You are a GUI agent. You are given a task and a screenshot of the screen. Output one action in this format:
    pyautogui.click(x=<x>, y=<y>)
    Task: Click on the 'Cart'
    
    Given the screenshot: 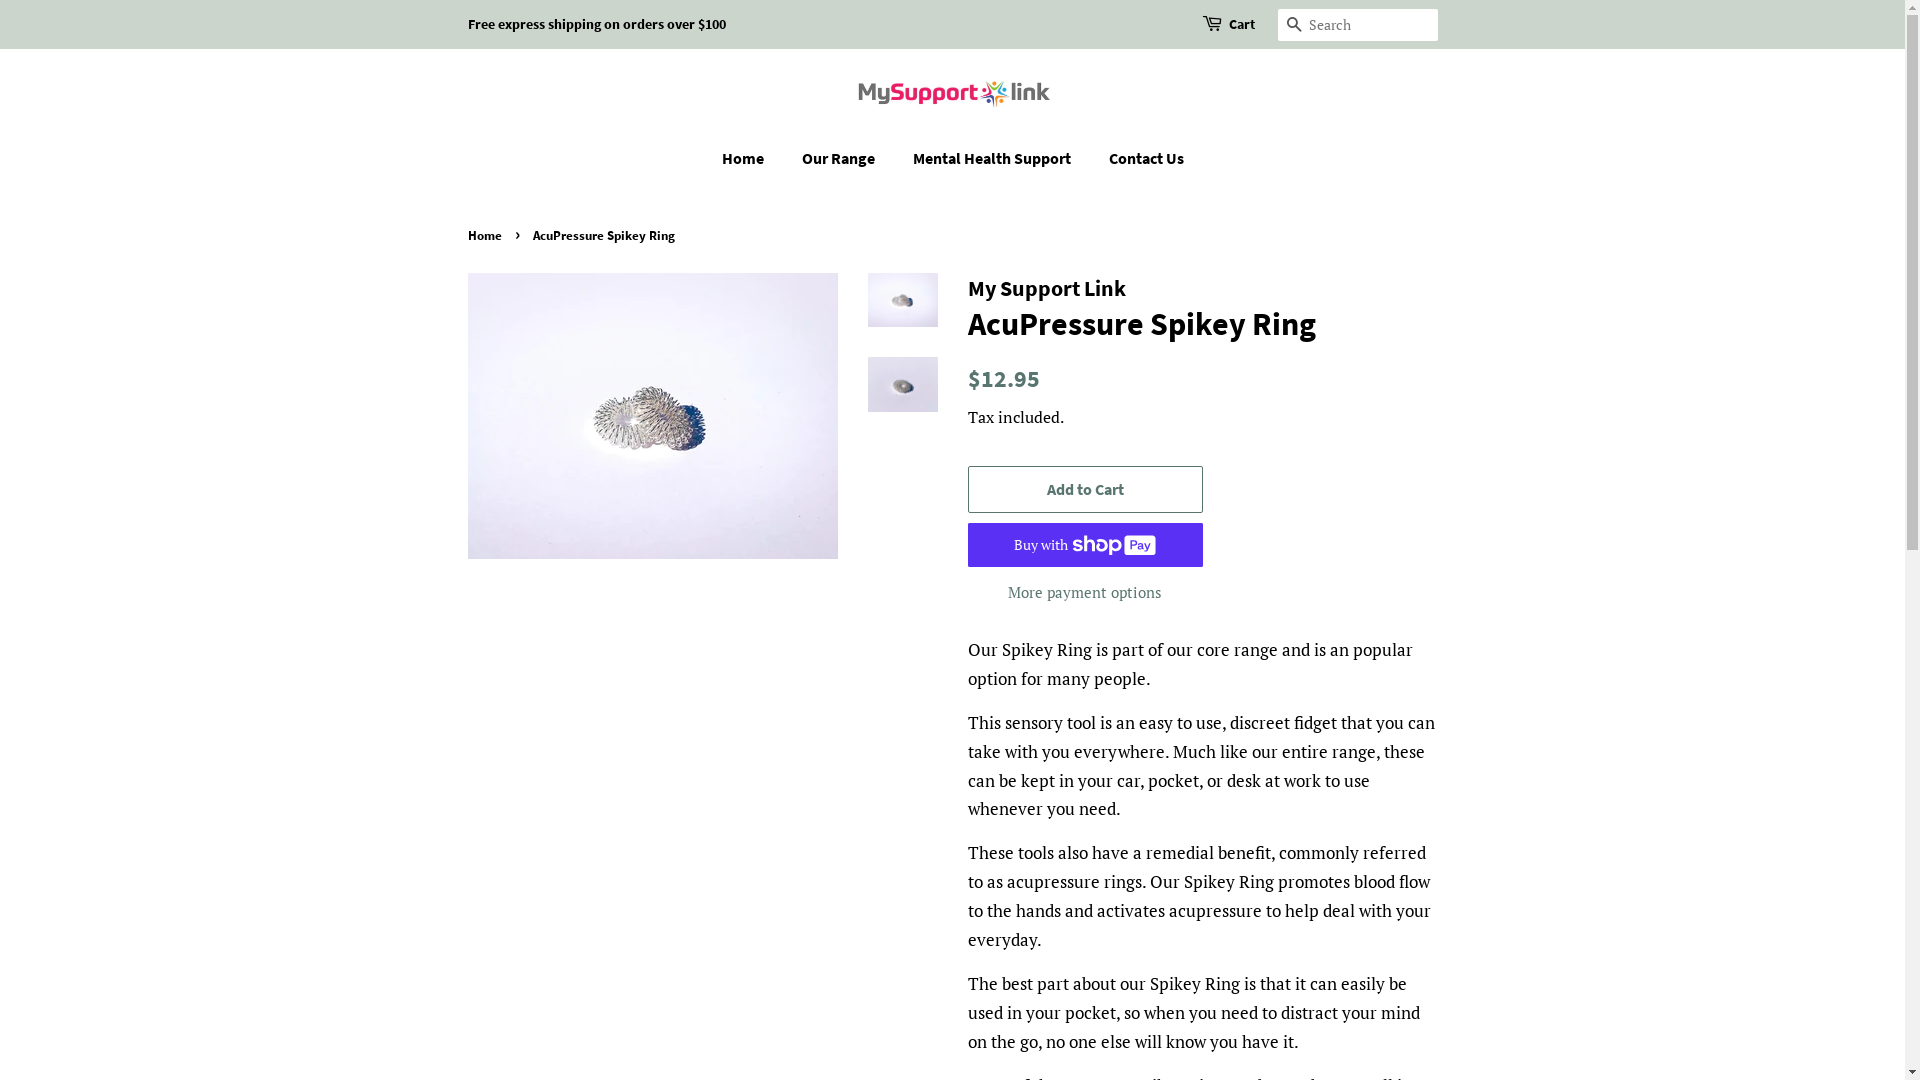 What is the action you would take?
    pyautogui.click(x=1227, y=24)
    